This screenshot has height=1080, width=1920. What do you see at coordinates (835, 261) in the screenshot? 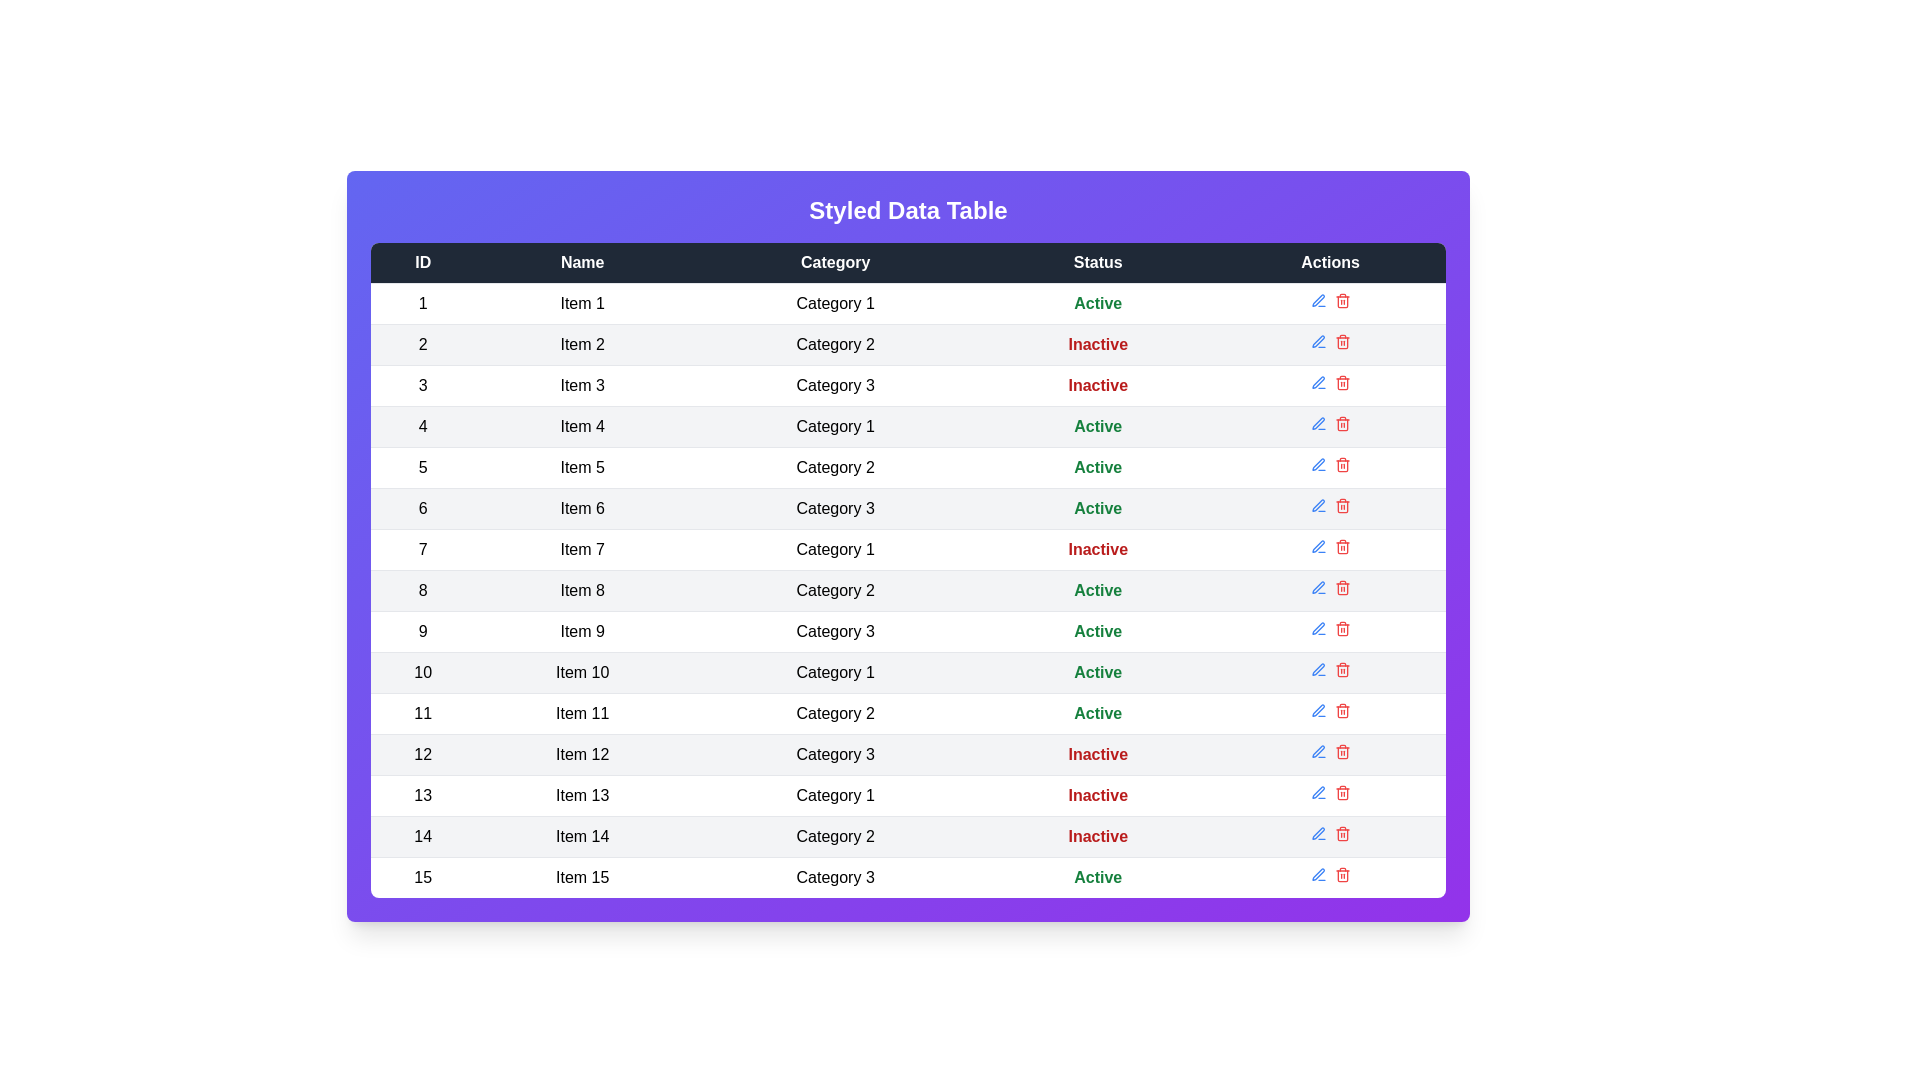
I see `the column header Category to sort the table by that column` at bounding box center [835, 261].